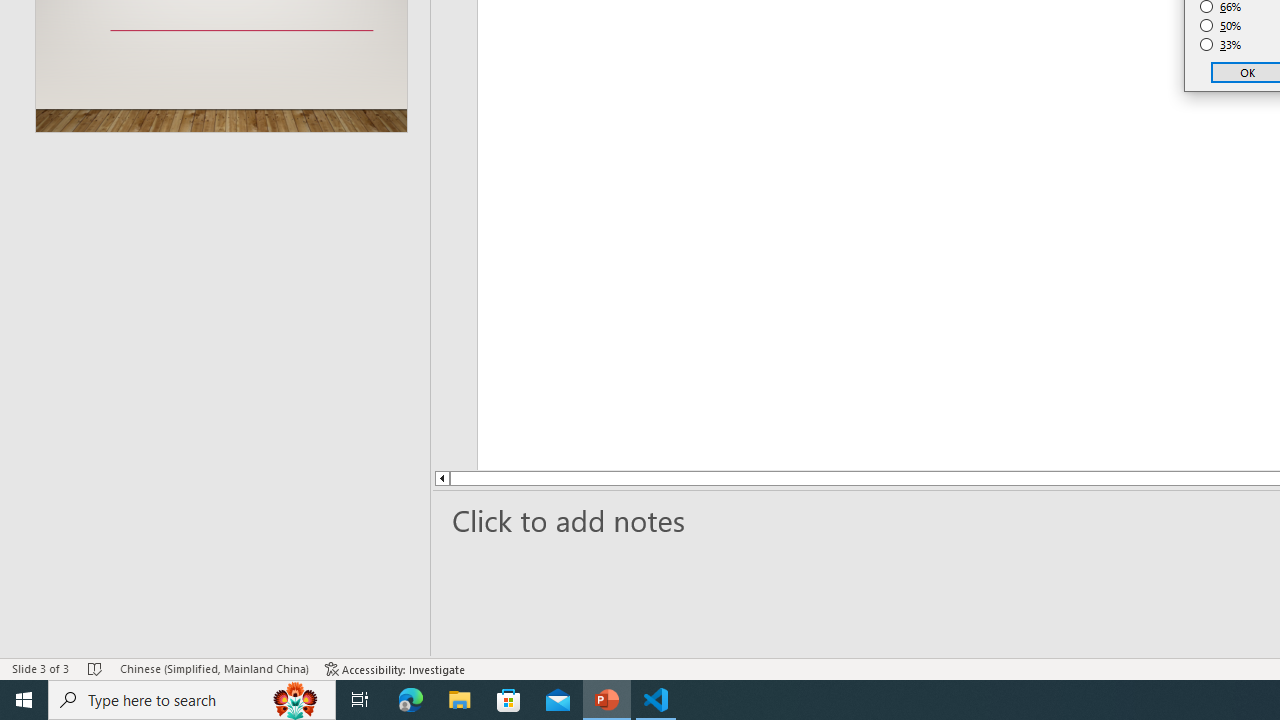 This screenshot has width=1280, height=720. I want to click on 'Task View', so click(359, 698).